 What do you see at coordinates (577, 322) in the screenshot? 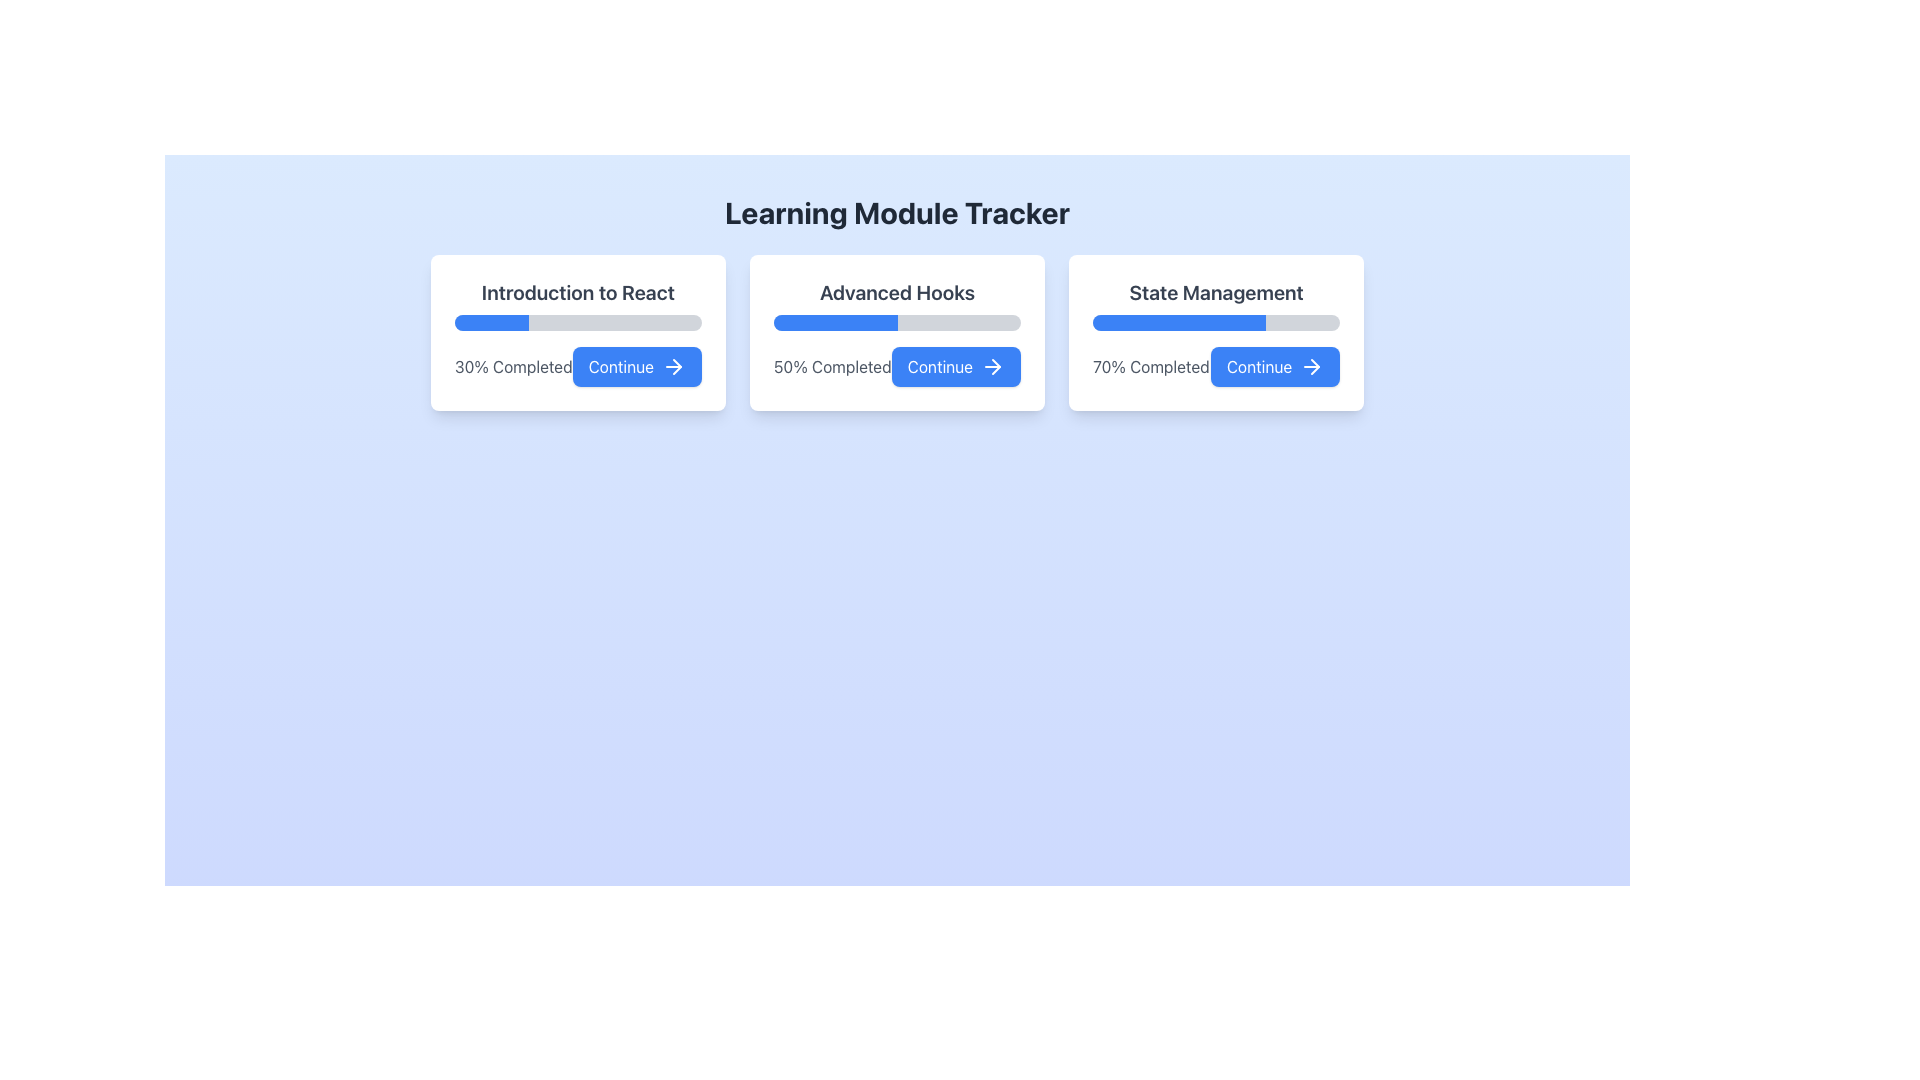
I see `the progress bar, which is a gray rectangle with a blue-filled segment indicating 30% progress, located below the 'Introduction to React' heading and above the '30% Completed Continue' line in the first card of three cards` at bounding box center [577, 322].